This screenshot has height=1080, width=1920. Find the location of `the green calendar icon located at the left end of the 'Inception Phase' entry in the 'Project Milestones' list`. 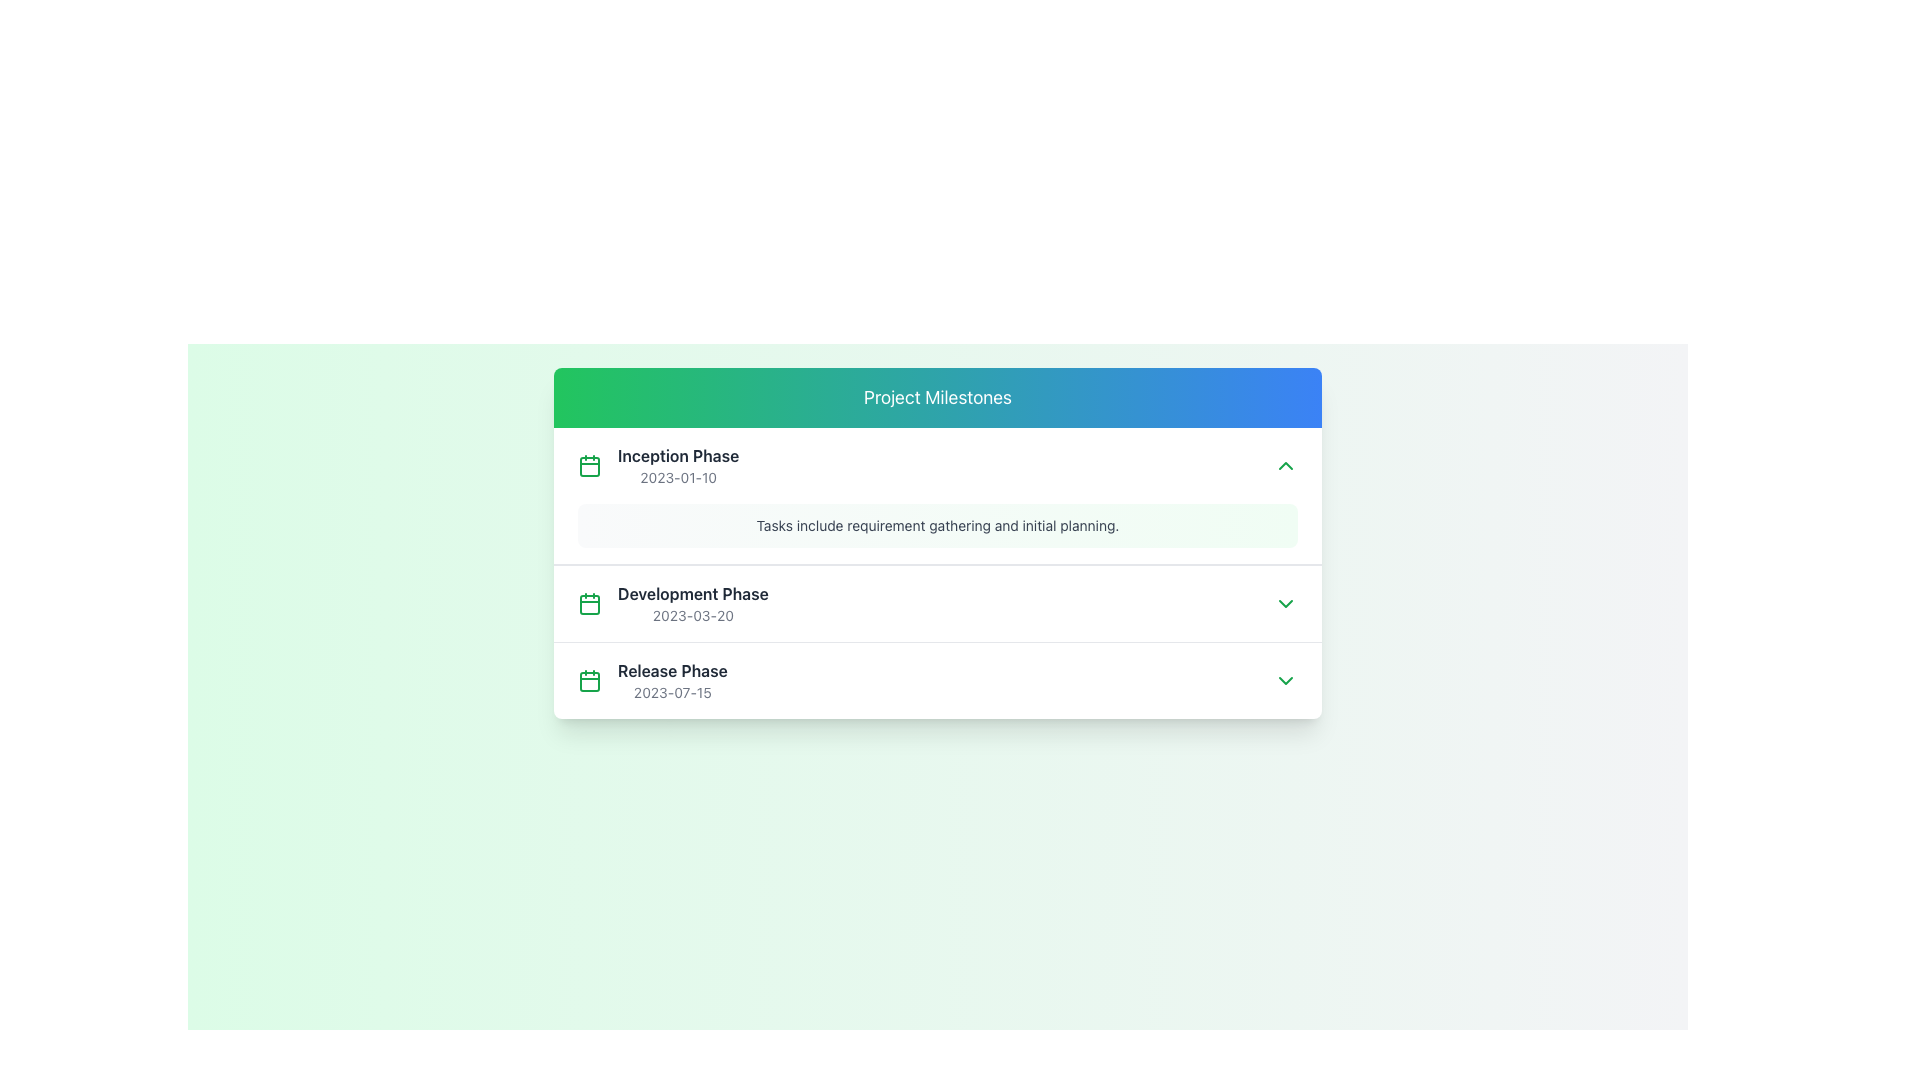

the green calendar icon located at the left end of the 'Inception Phase' entry in the 'Project Milestones' list is located at coordinates (589, 681).